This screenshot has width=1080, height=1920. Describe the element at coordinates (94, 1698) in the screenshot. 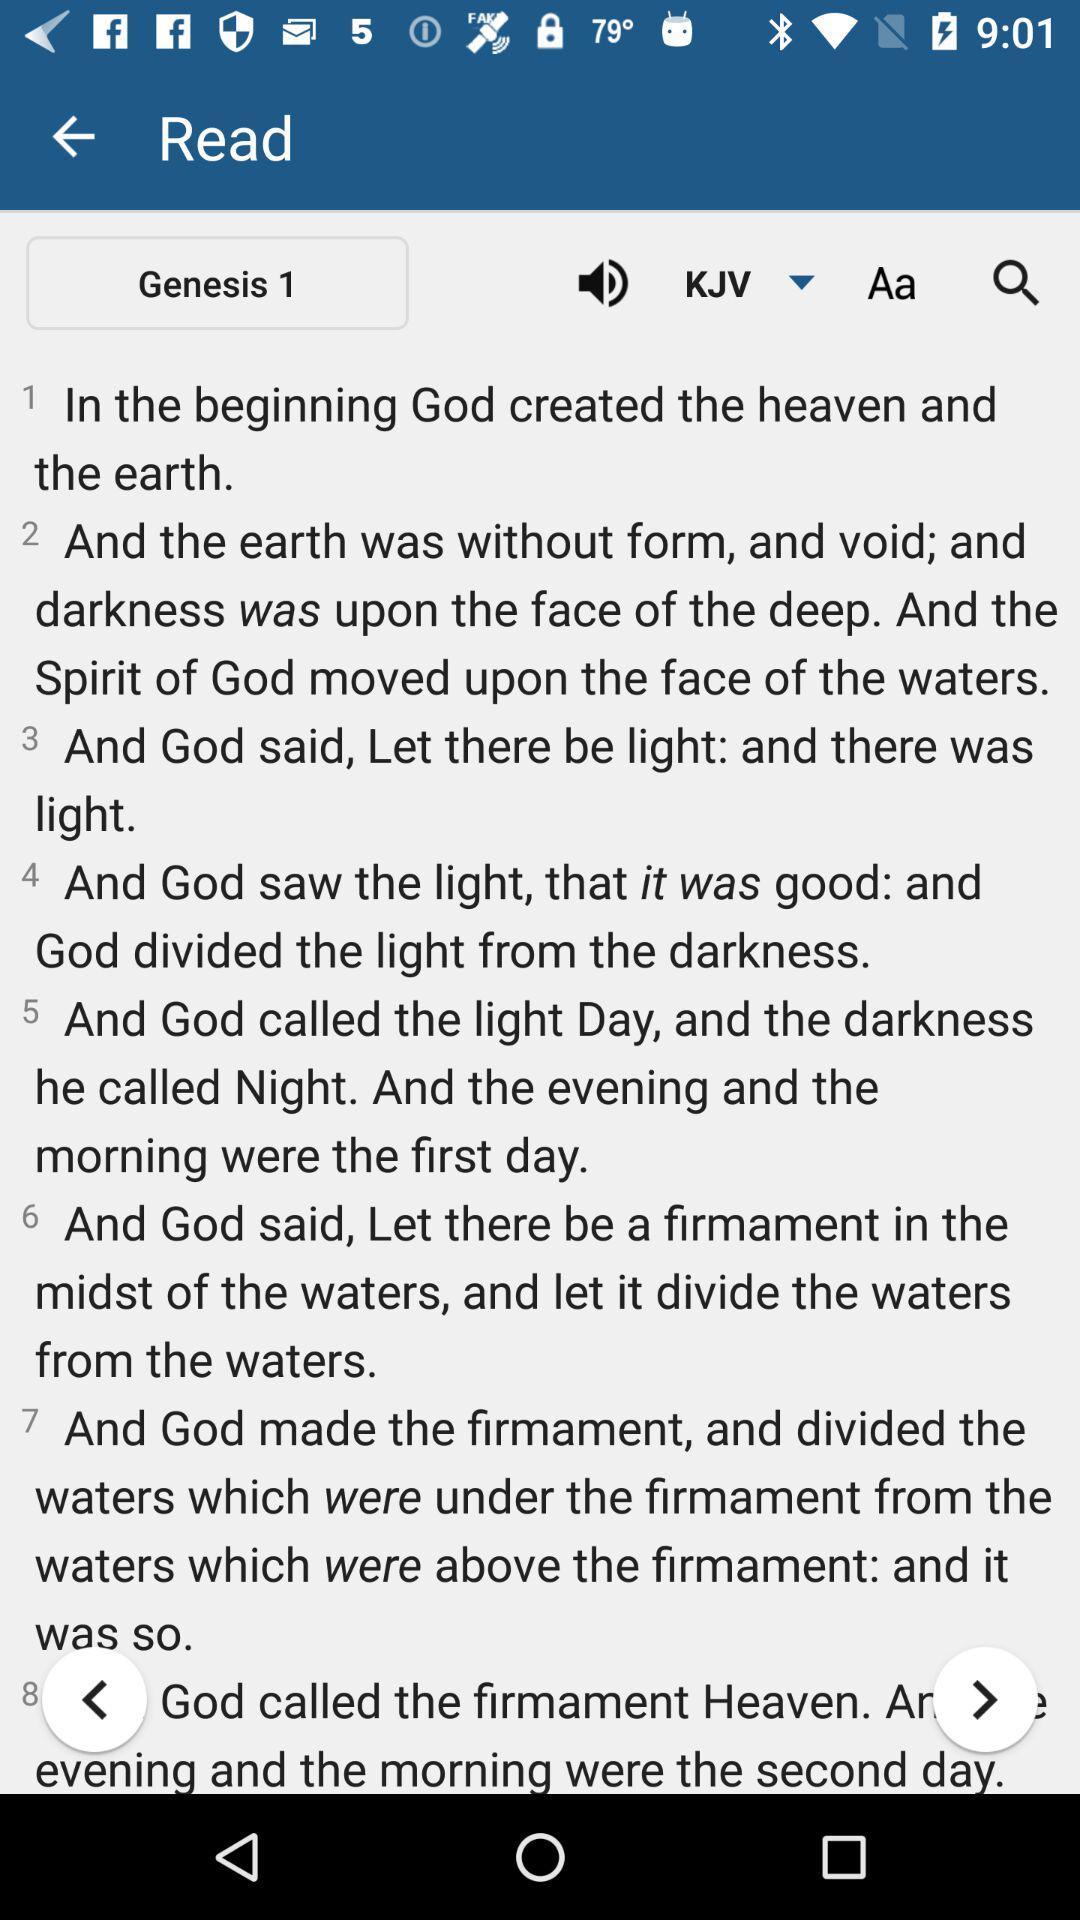

I see `item at the bottom left corner` at that location.